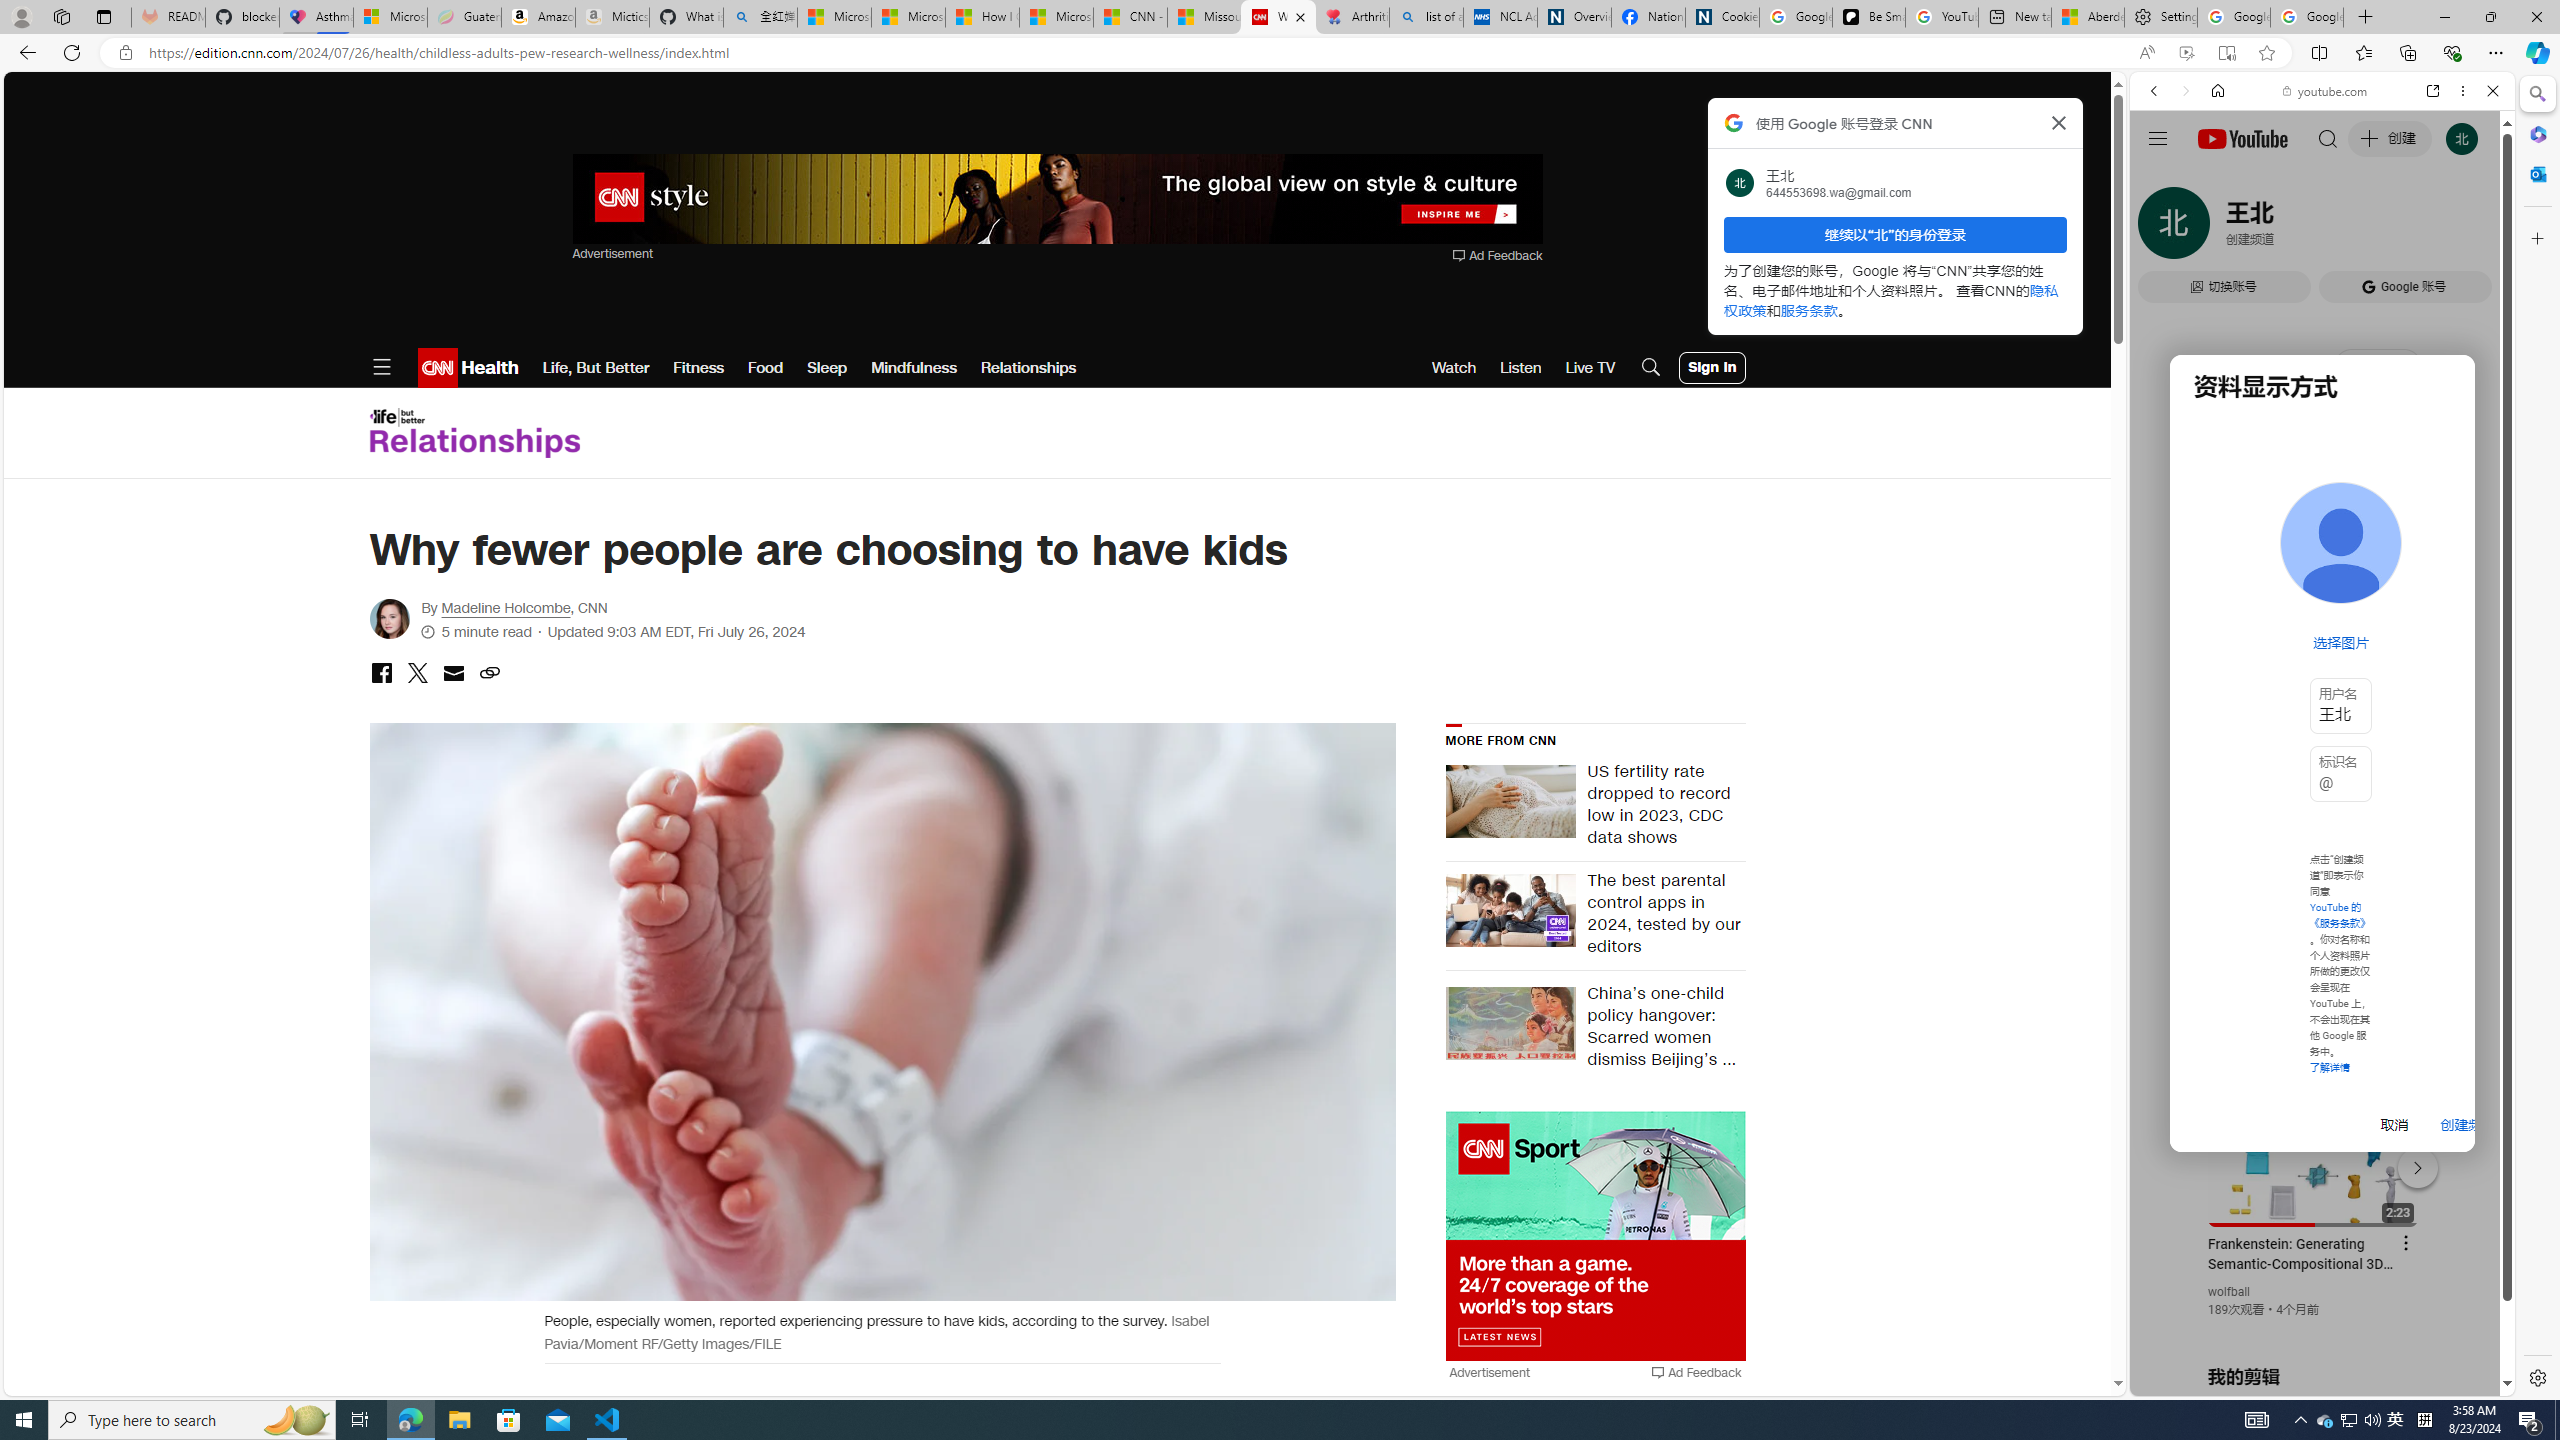 The width and height of the screenshot is (2560, 1440). What do you see at coordinates (380, 367) in the screenshot?
I see `'Open Menu Icon'` at bounding box center [380, 367].